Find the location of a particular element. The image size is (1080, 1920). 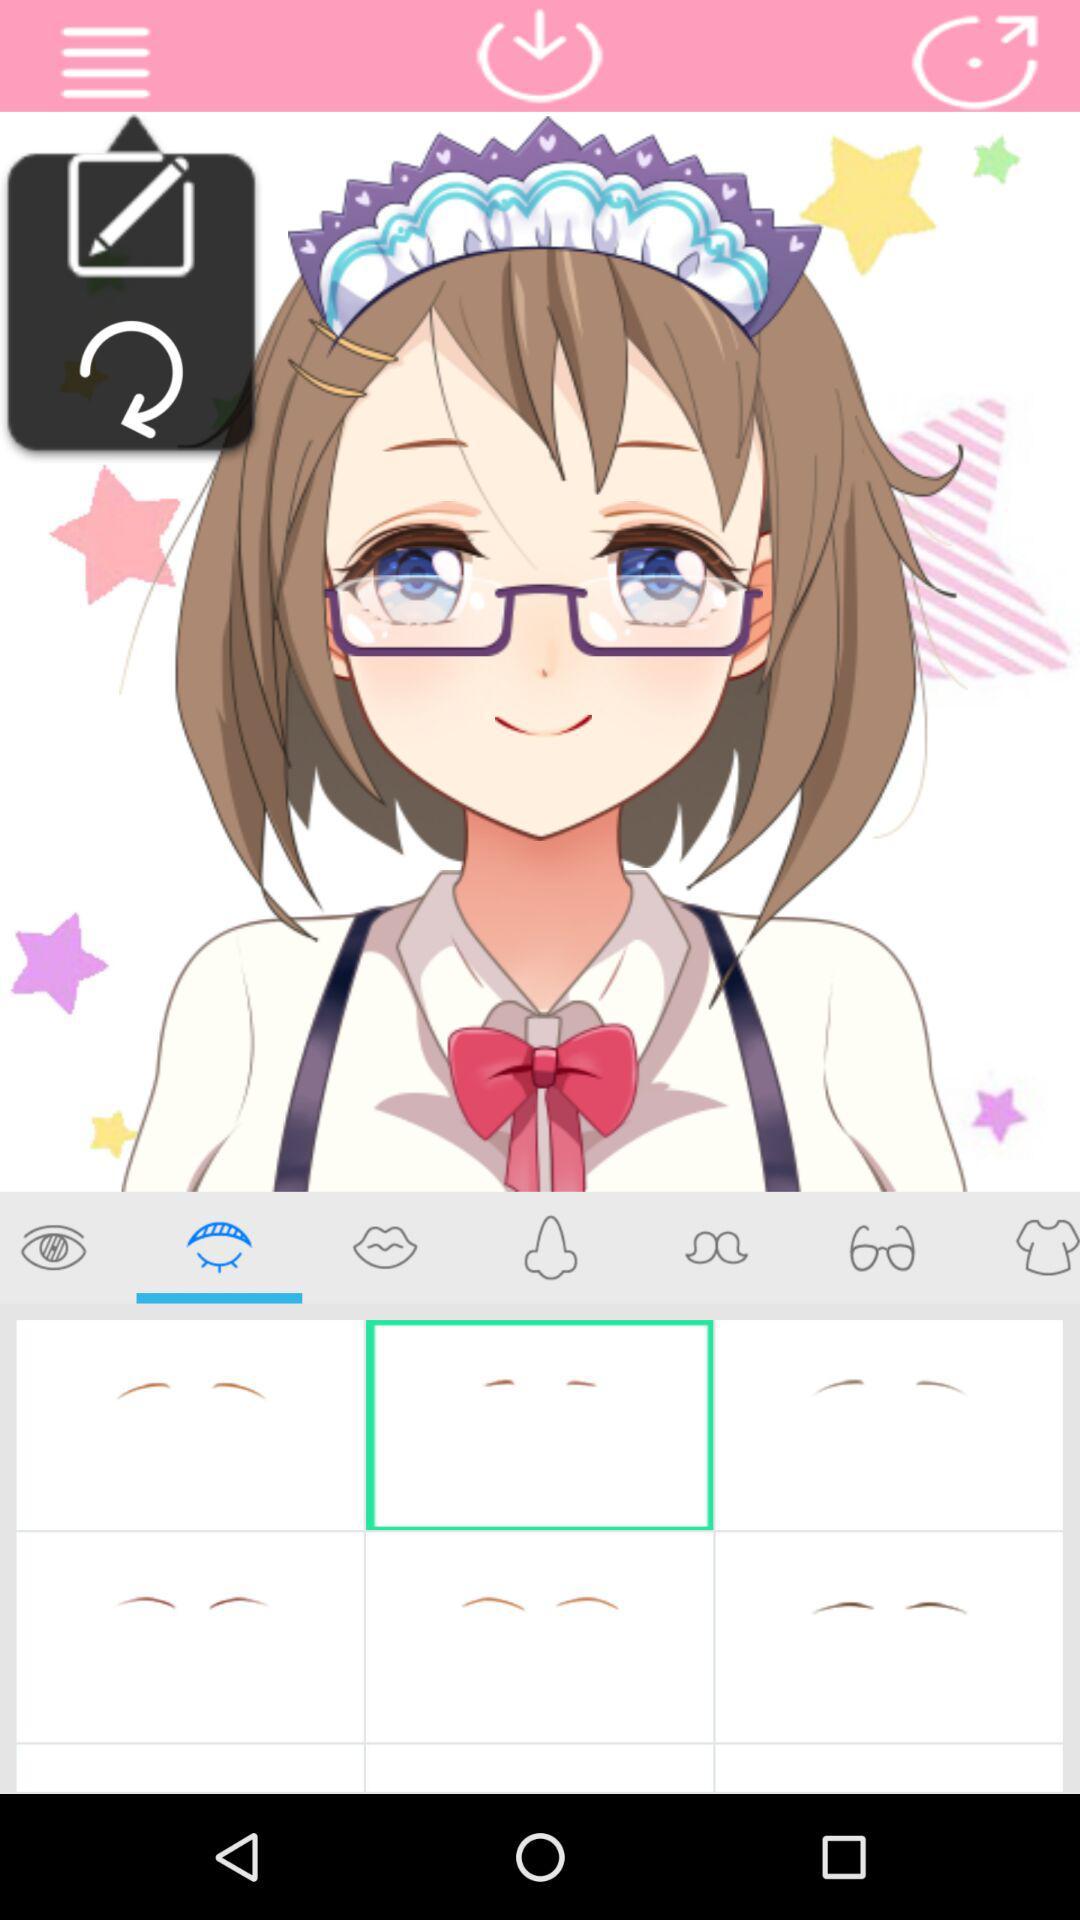

the menu icon is located at coordinates (105, 67).